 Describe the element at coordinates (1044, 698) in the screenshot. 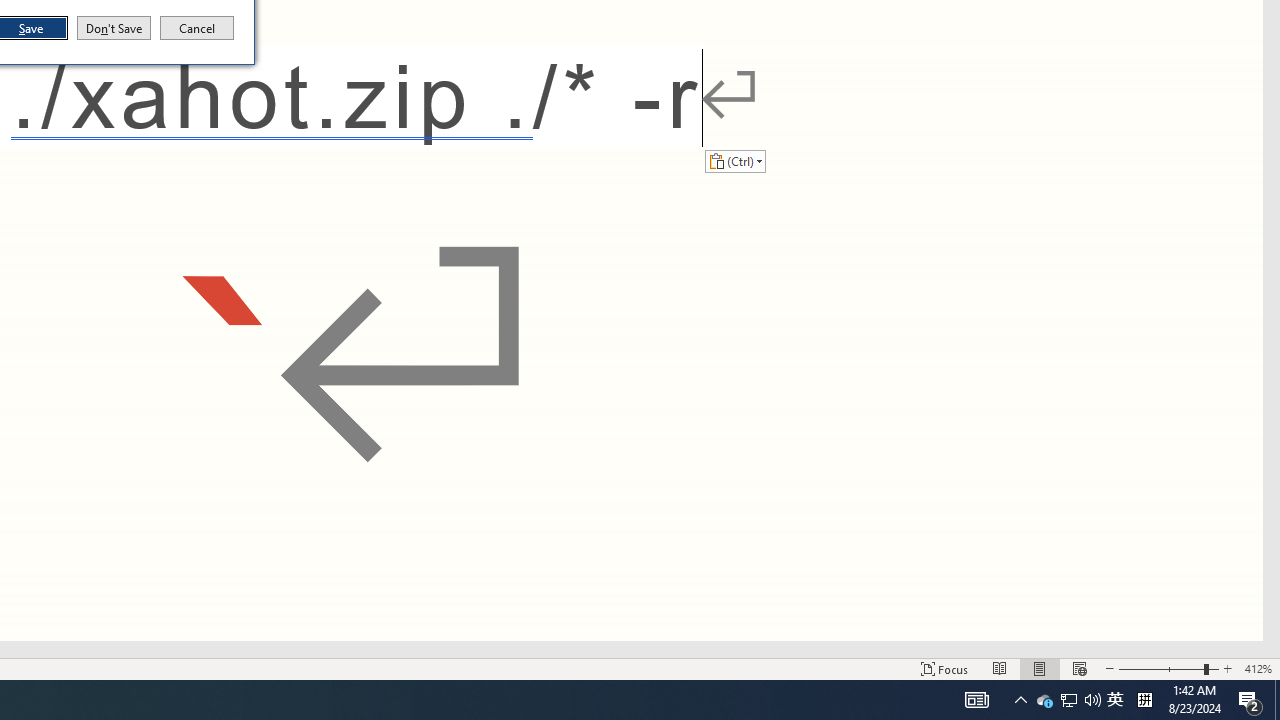

I see `'Notification Chevron'` at that location.